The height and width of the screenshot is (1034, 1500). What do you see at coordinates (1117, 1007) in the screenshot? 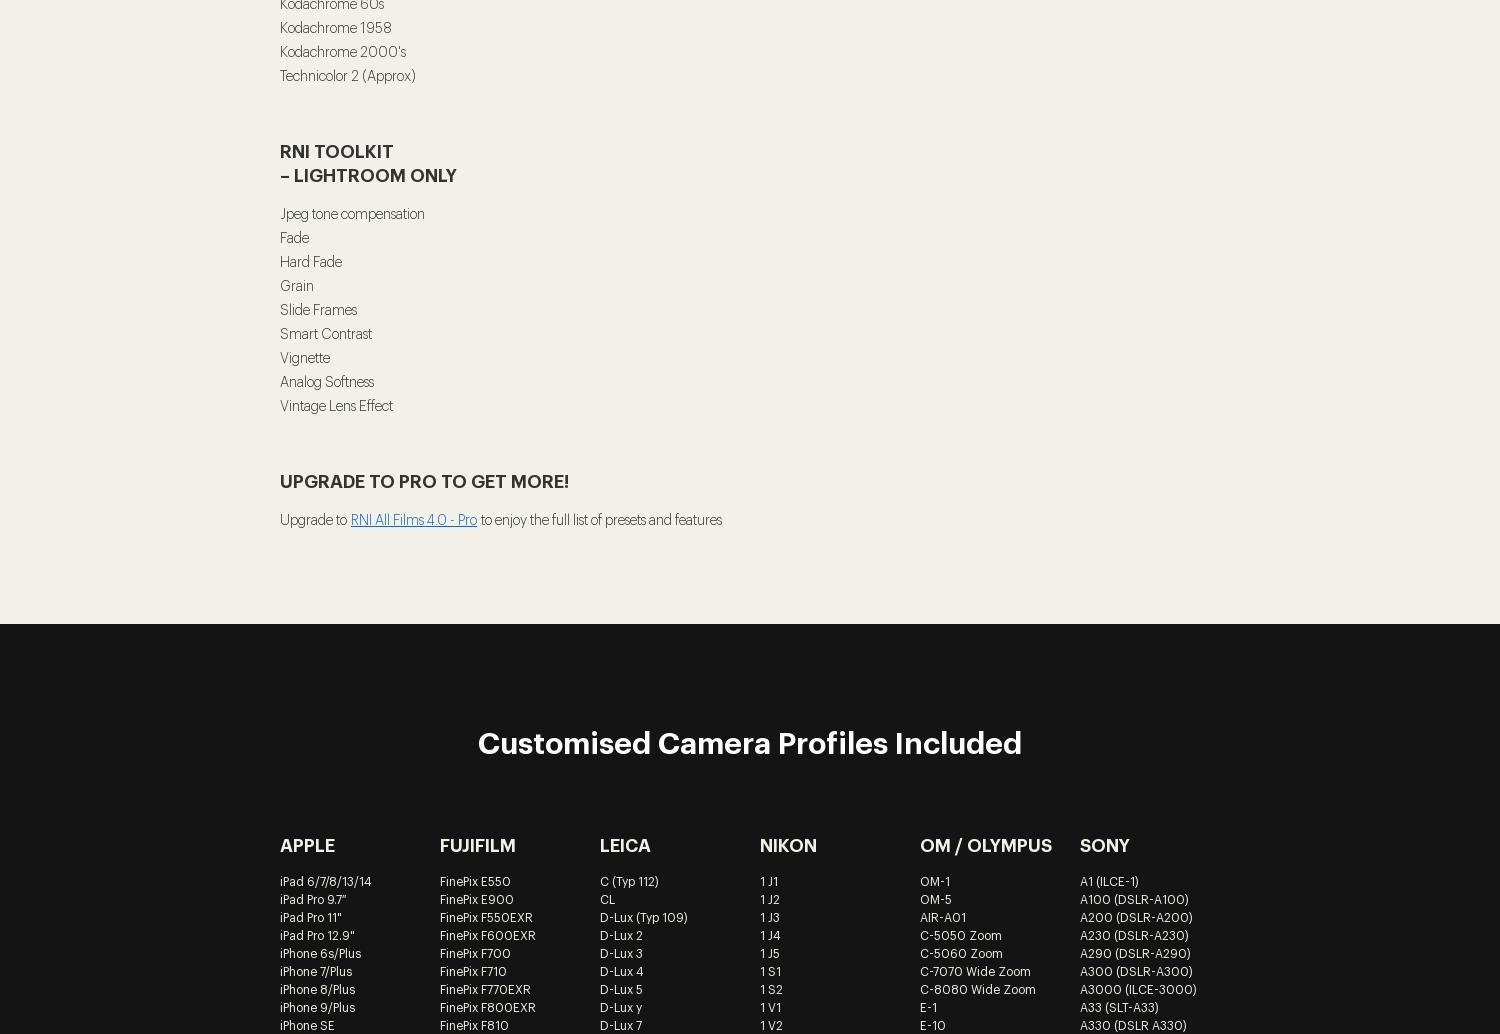
I see `'A33 (SLT-A33)'` at bounding box center [1117, 1007].